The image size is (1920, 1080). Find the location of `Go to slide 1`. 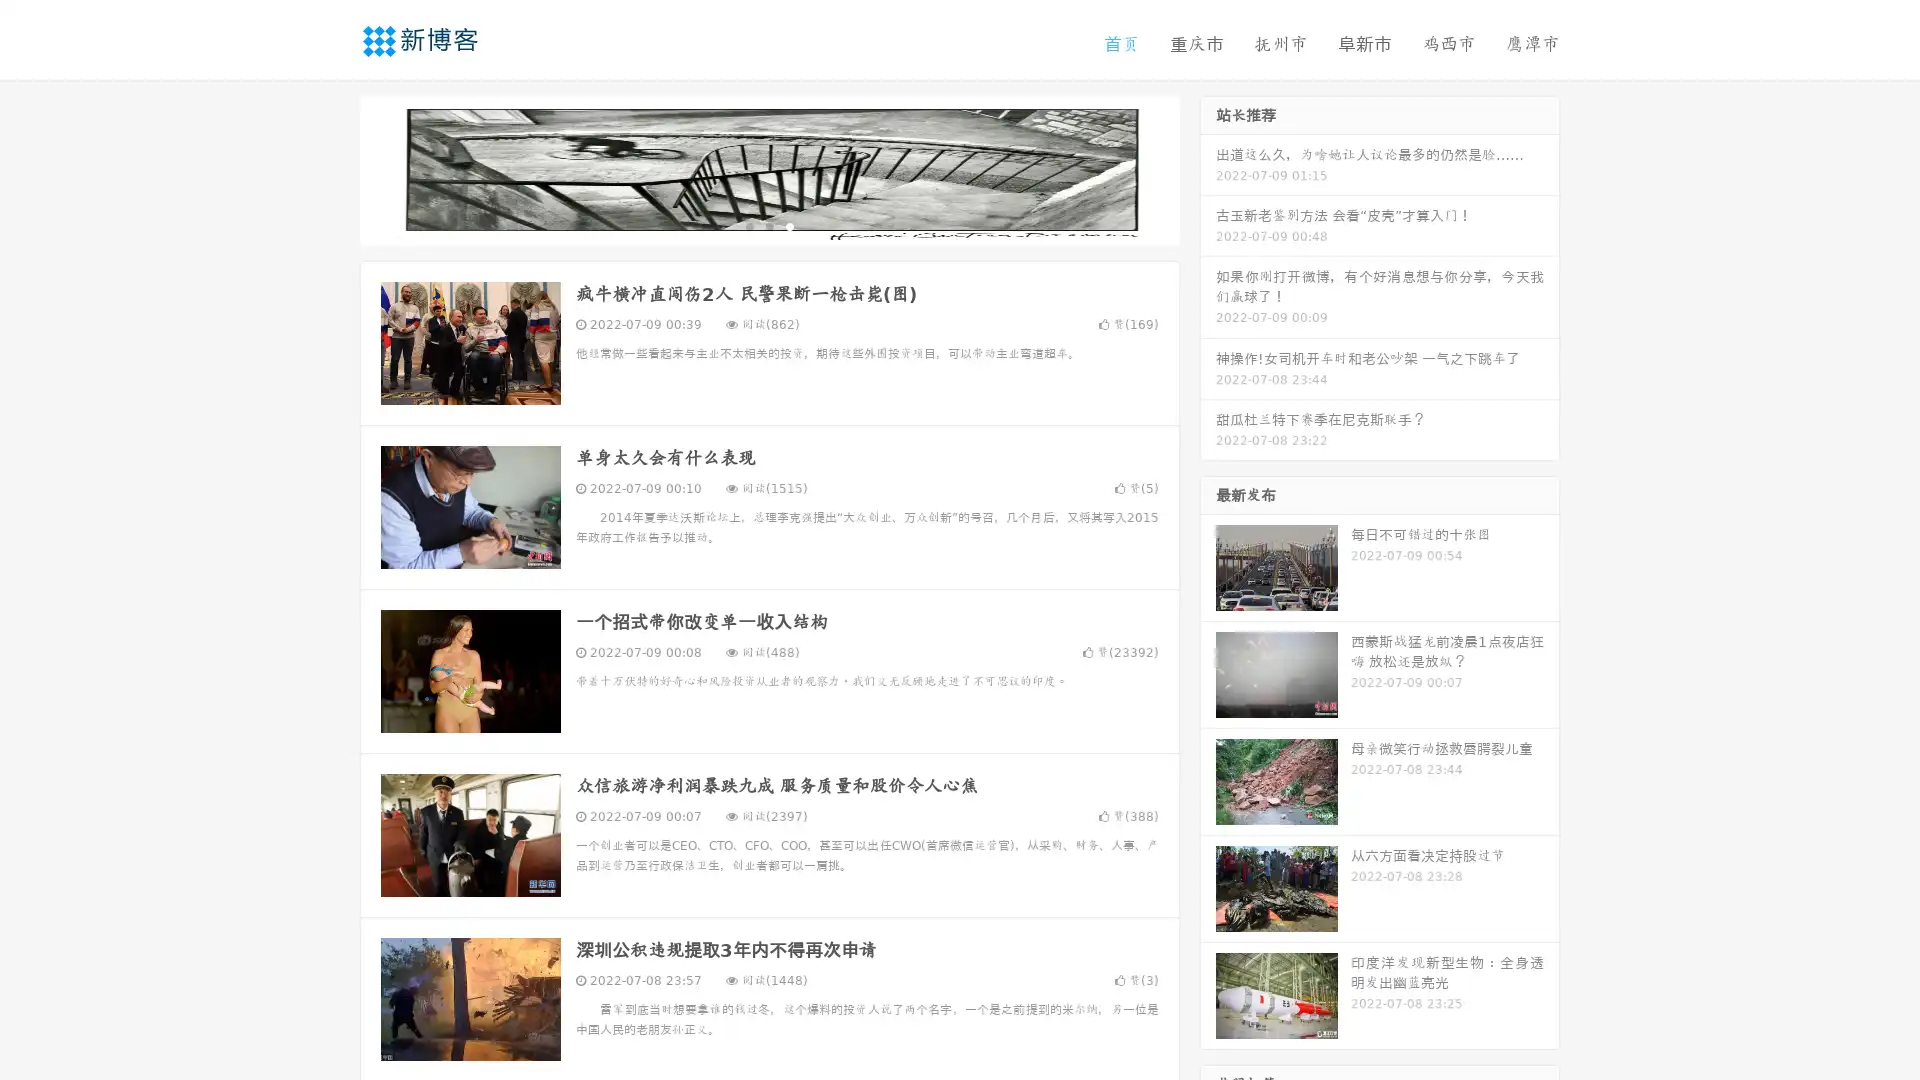

Go to slide 1 is located at coordinates (748, 225).